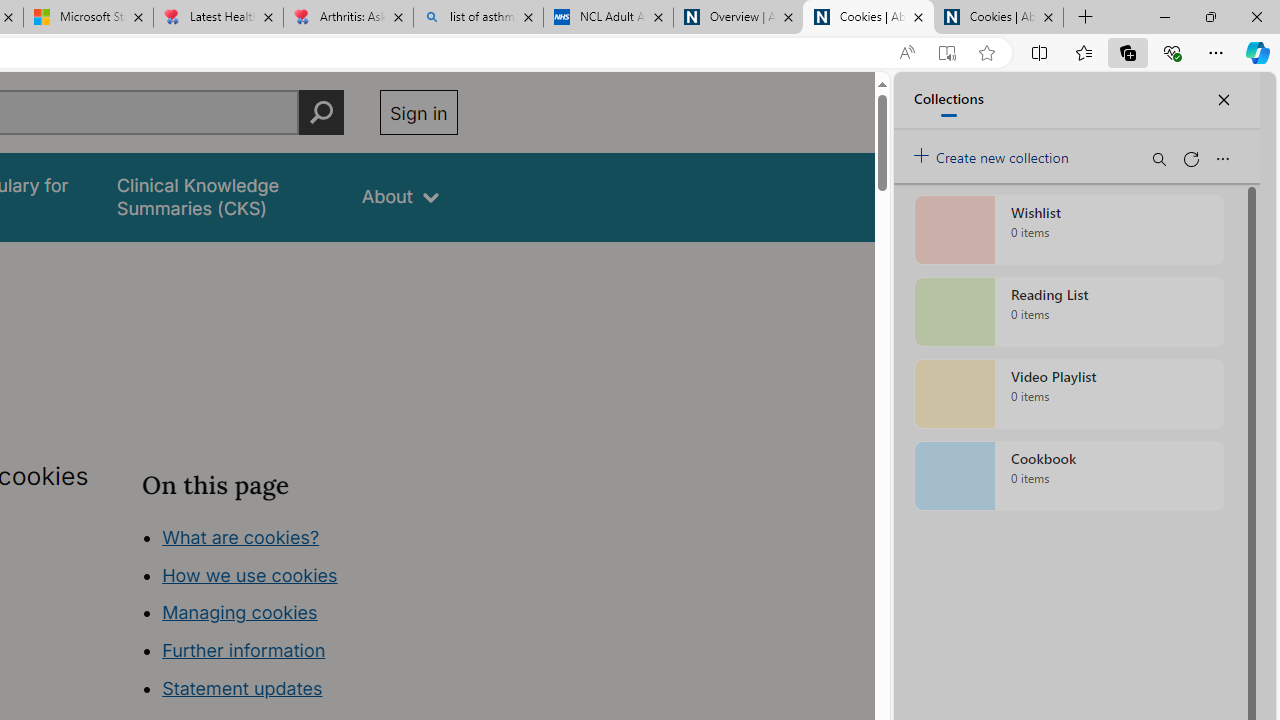  Describe the element at coordinates (999, 17) in the screenshot. I see `'Cookies | About | NICE'` at that location.